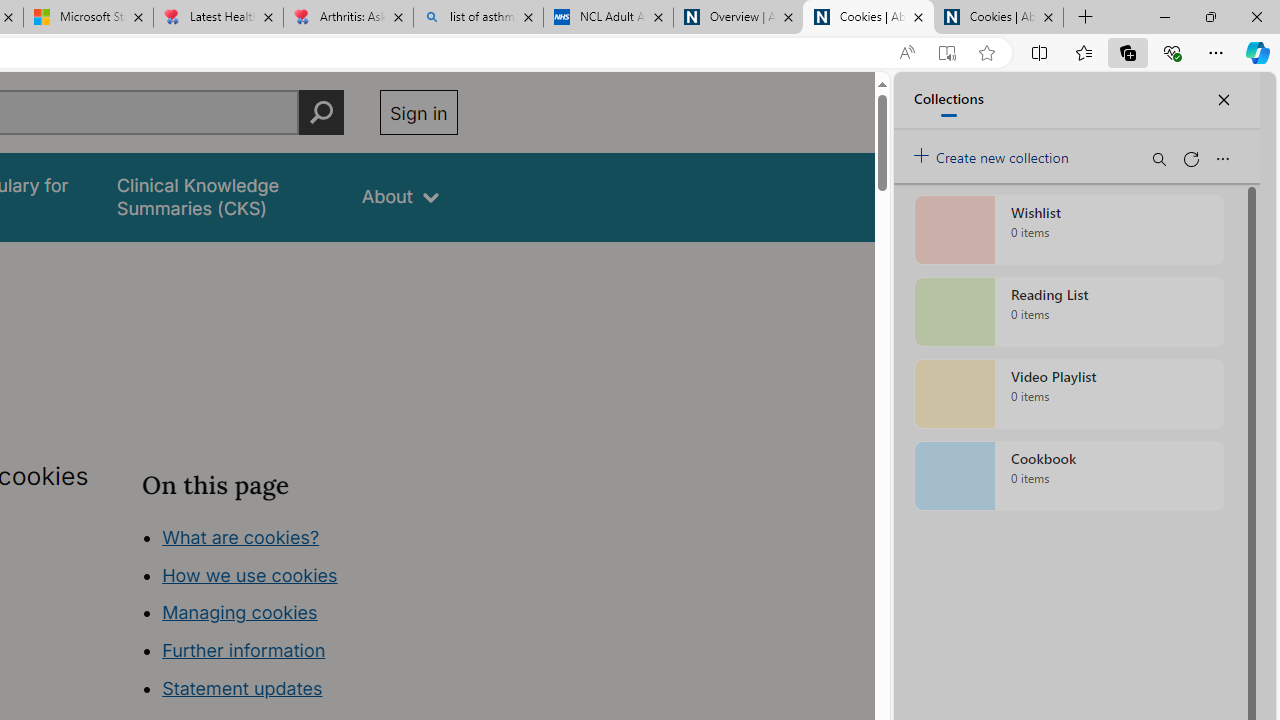  Describe the element at coordinates (999, 17) in the screenshot. I see `'Cookies | About | NICE'` at that location.